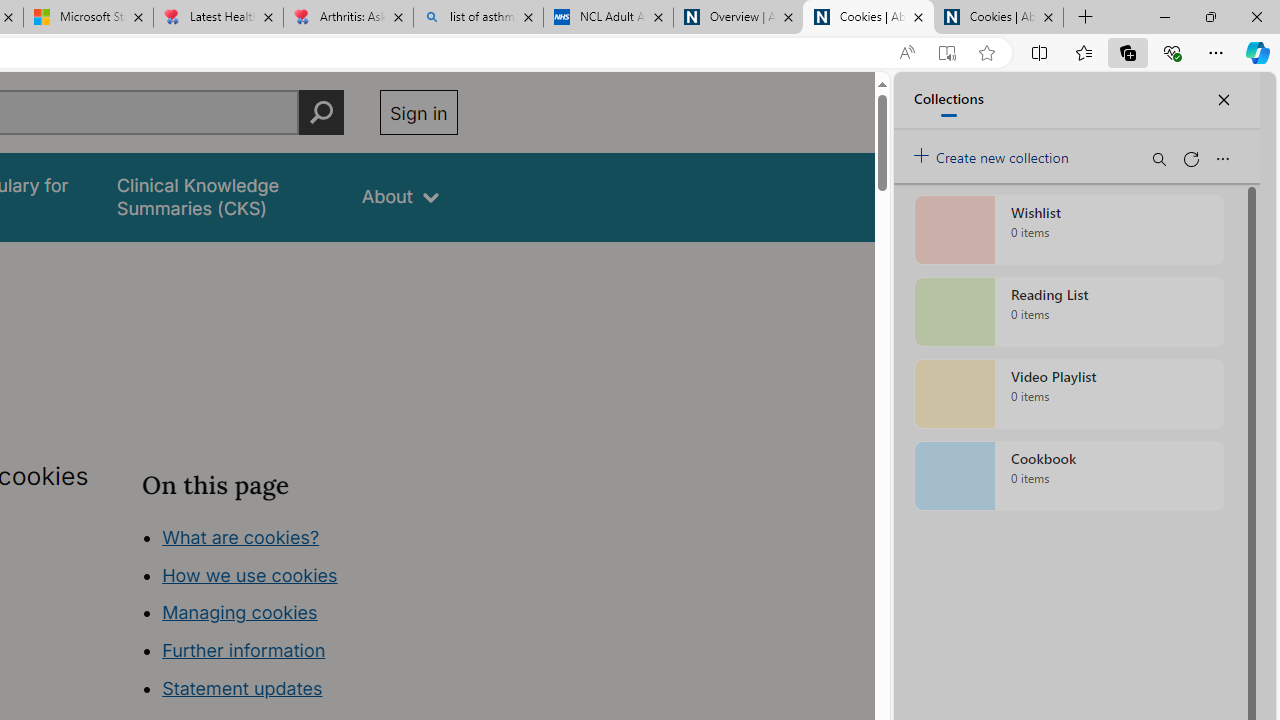  Describe the element at coordinates (999, 17) in the screenshot. I see `'Cookies | About | NICE'` at that location.